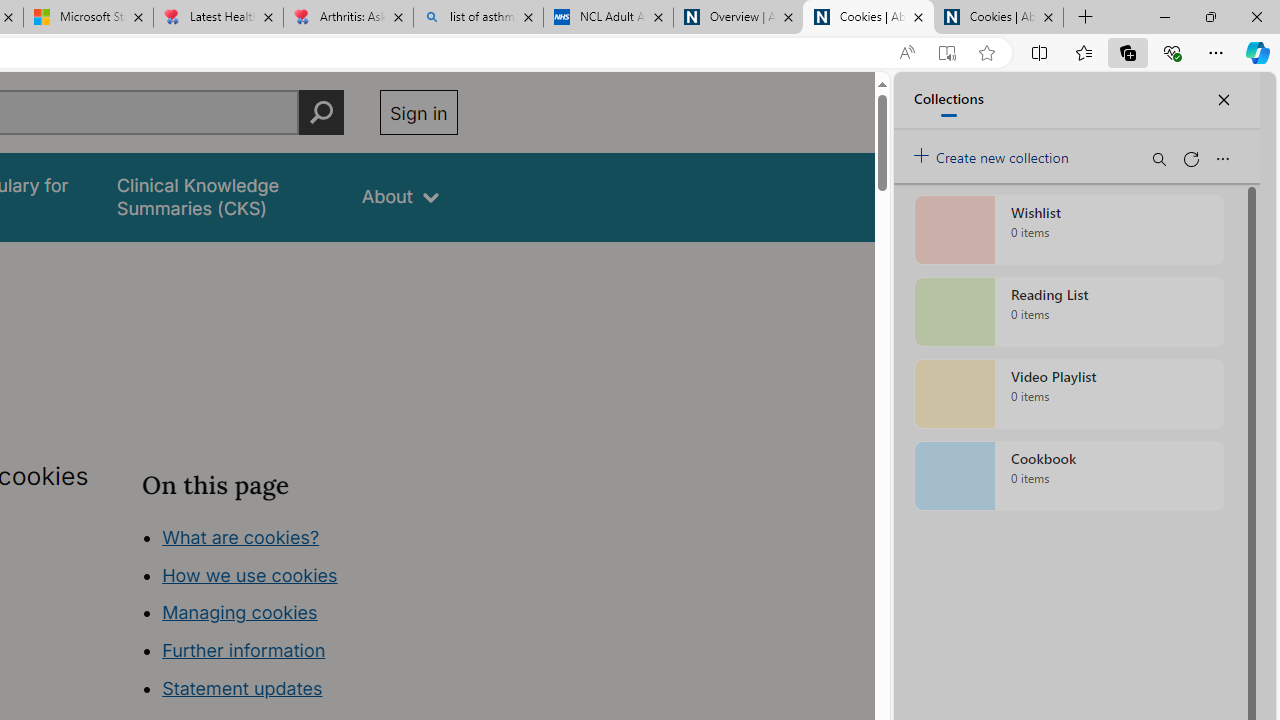  Describe the element at coordinates (999, 17) in the screenshot. I see `'Cookies | About | NICE'` at that location.